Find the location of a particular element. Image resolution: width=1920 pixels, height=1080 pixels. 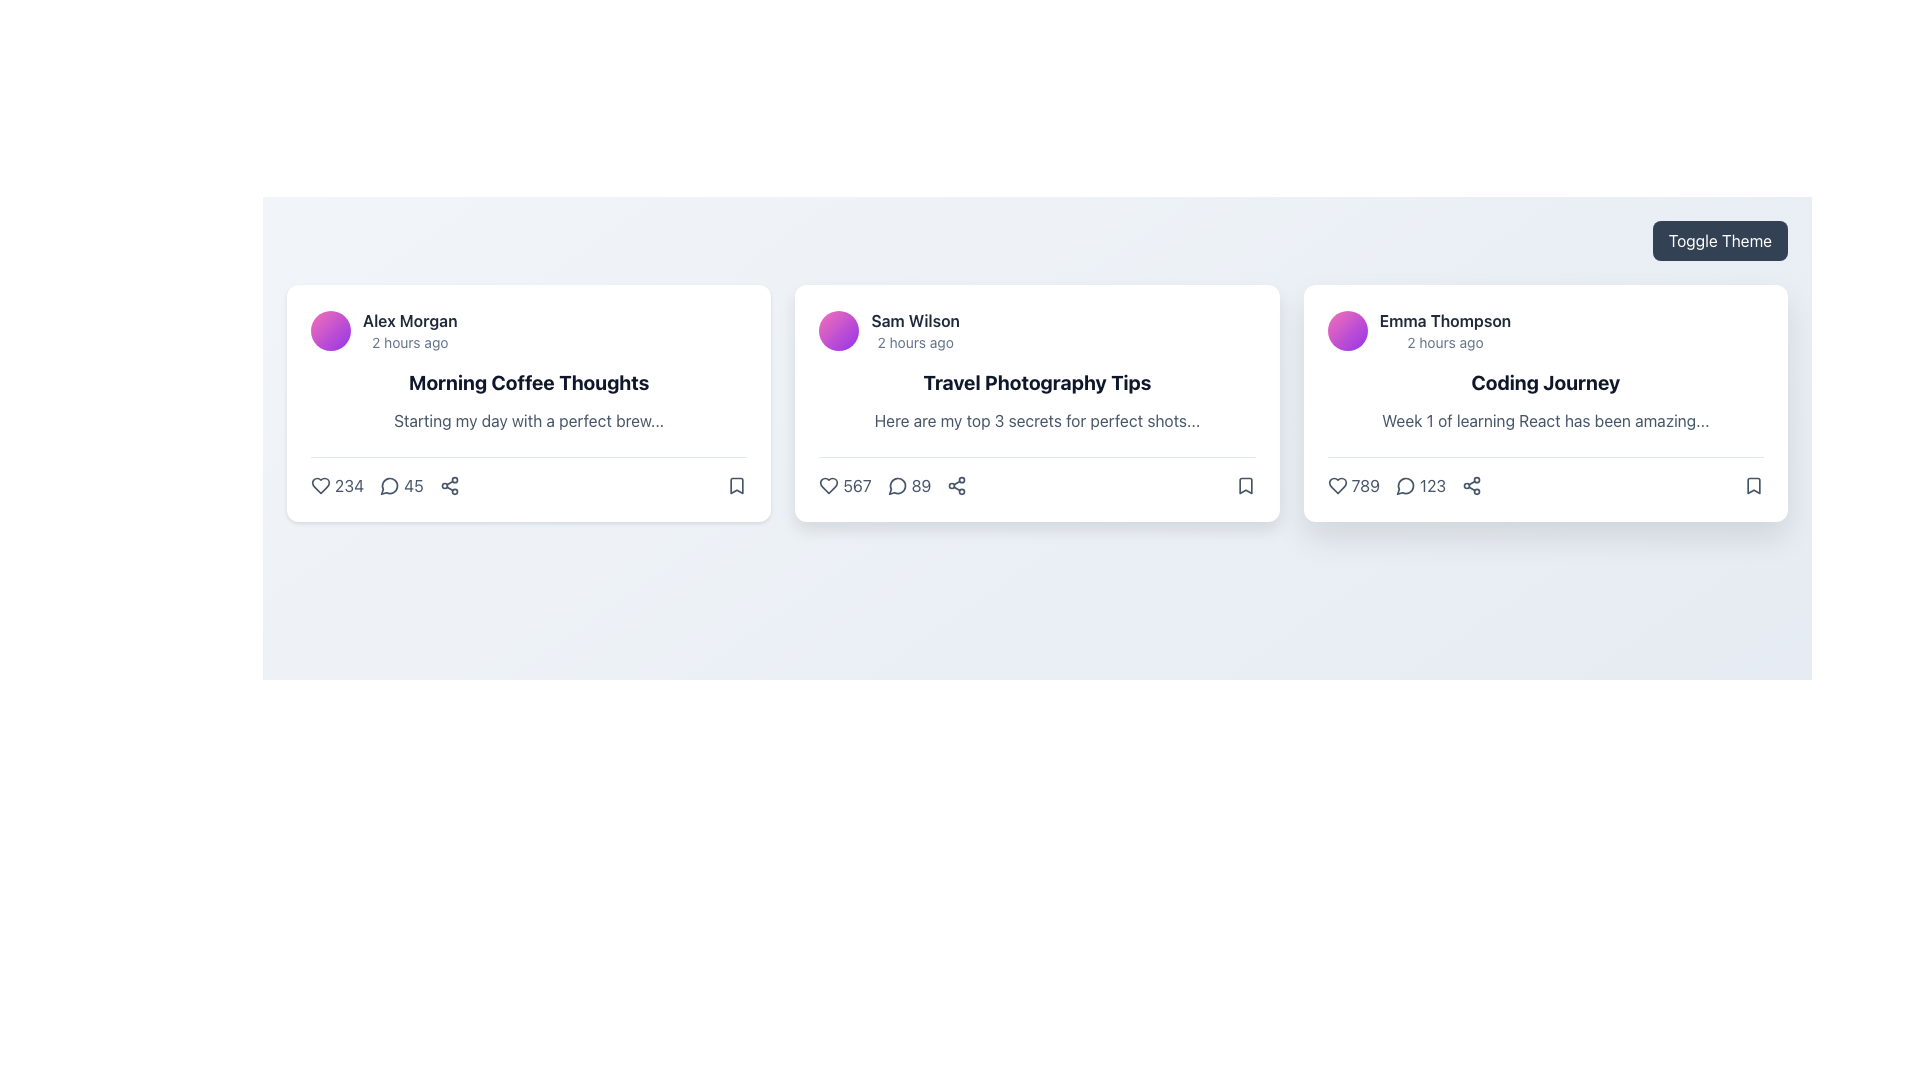

the bookmark icon located at the bottom right corner of the first card in a horizontal list to trigger the tooltip display is located at coordinates (736, 486).